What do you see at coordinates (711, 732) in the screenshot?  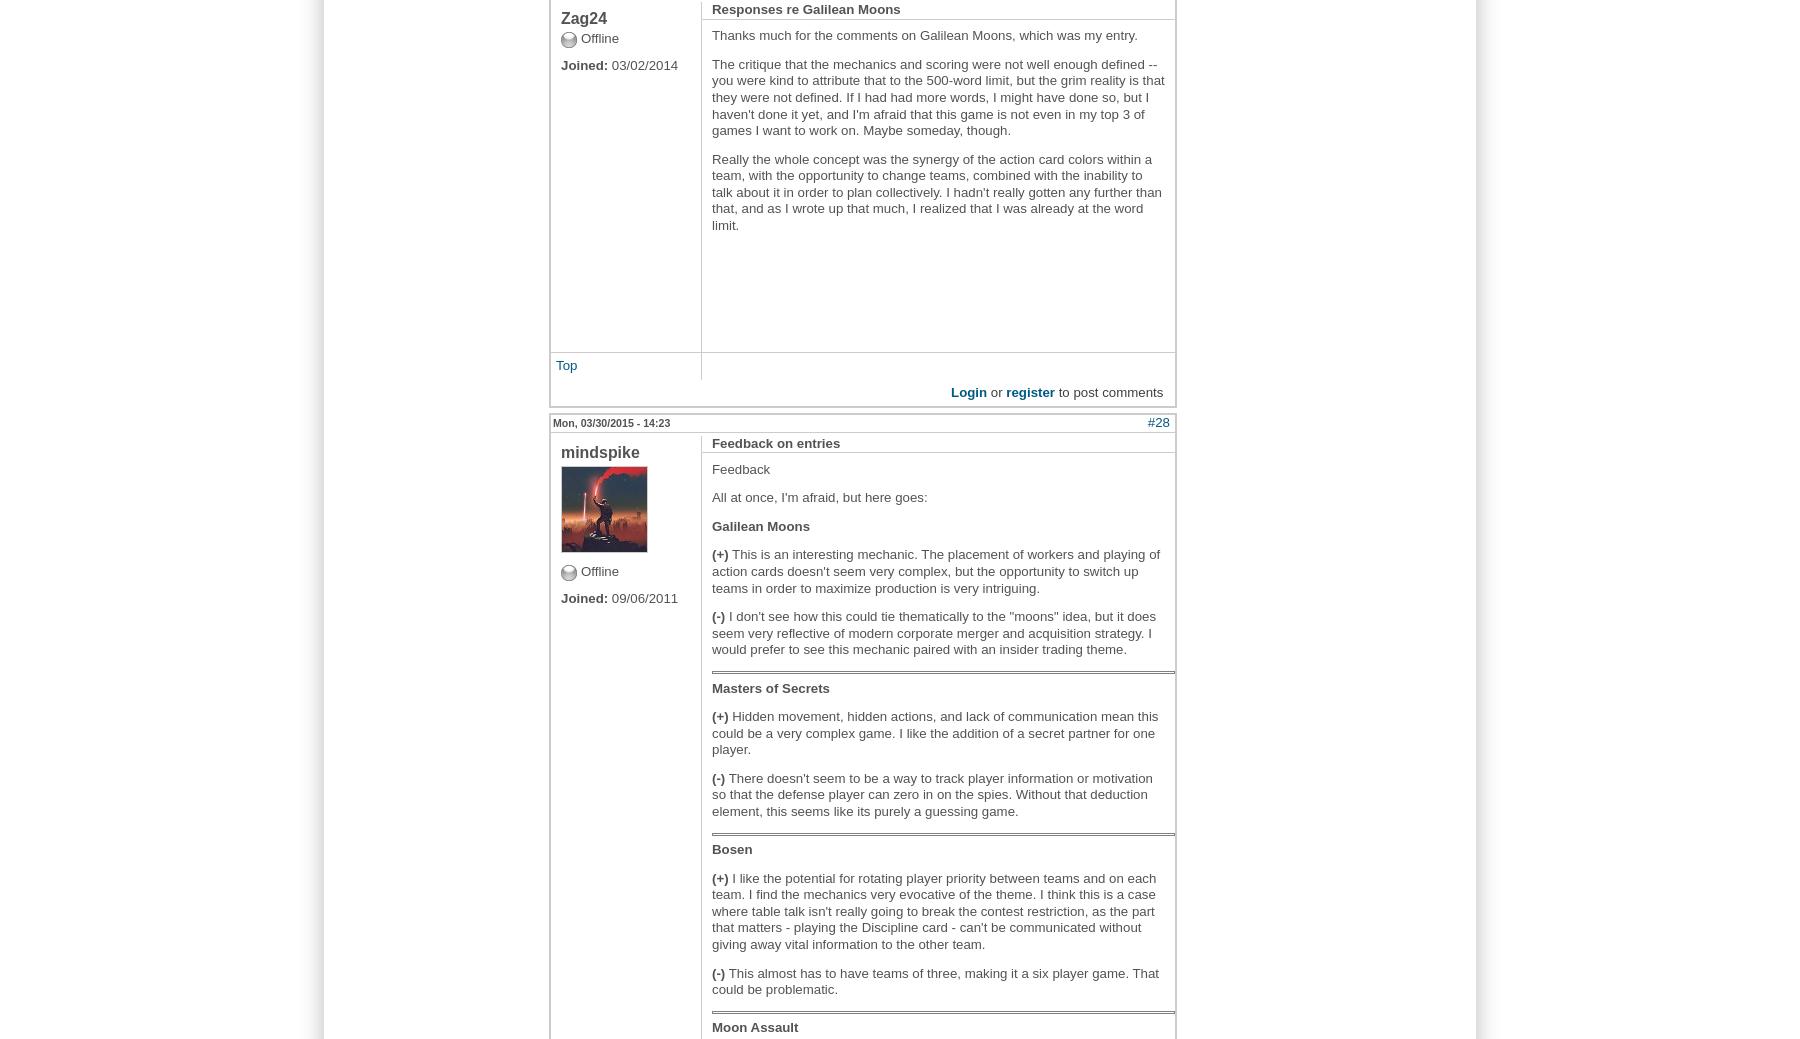 I see `'Hidden movement, hidden actions, and lack of communication mean this could be a very complex game. I like the addition of a secret partner for one player.'` at bounding box center [711, 732].